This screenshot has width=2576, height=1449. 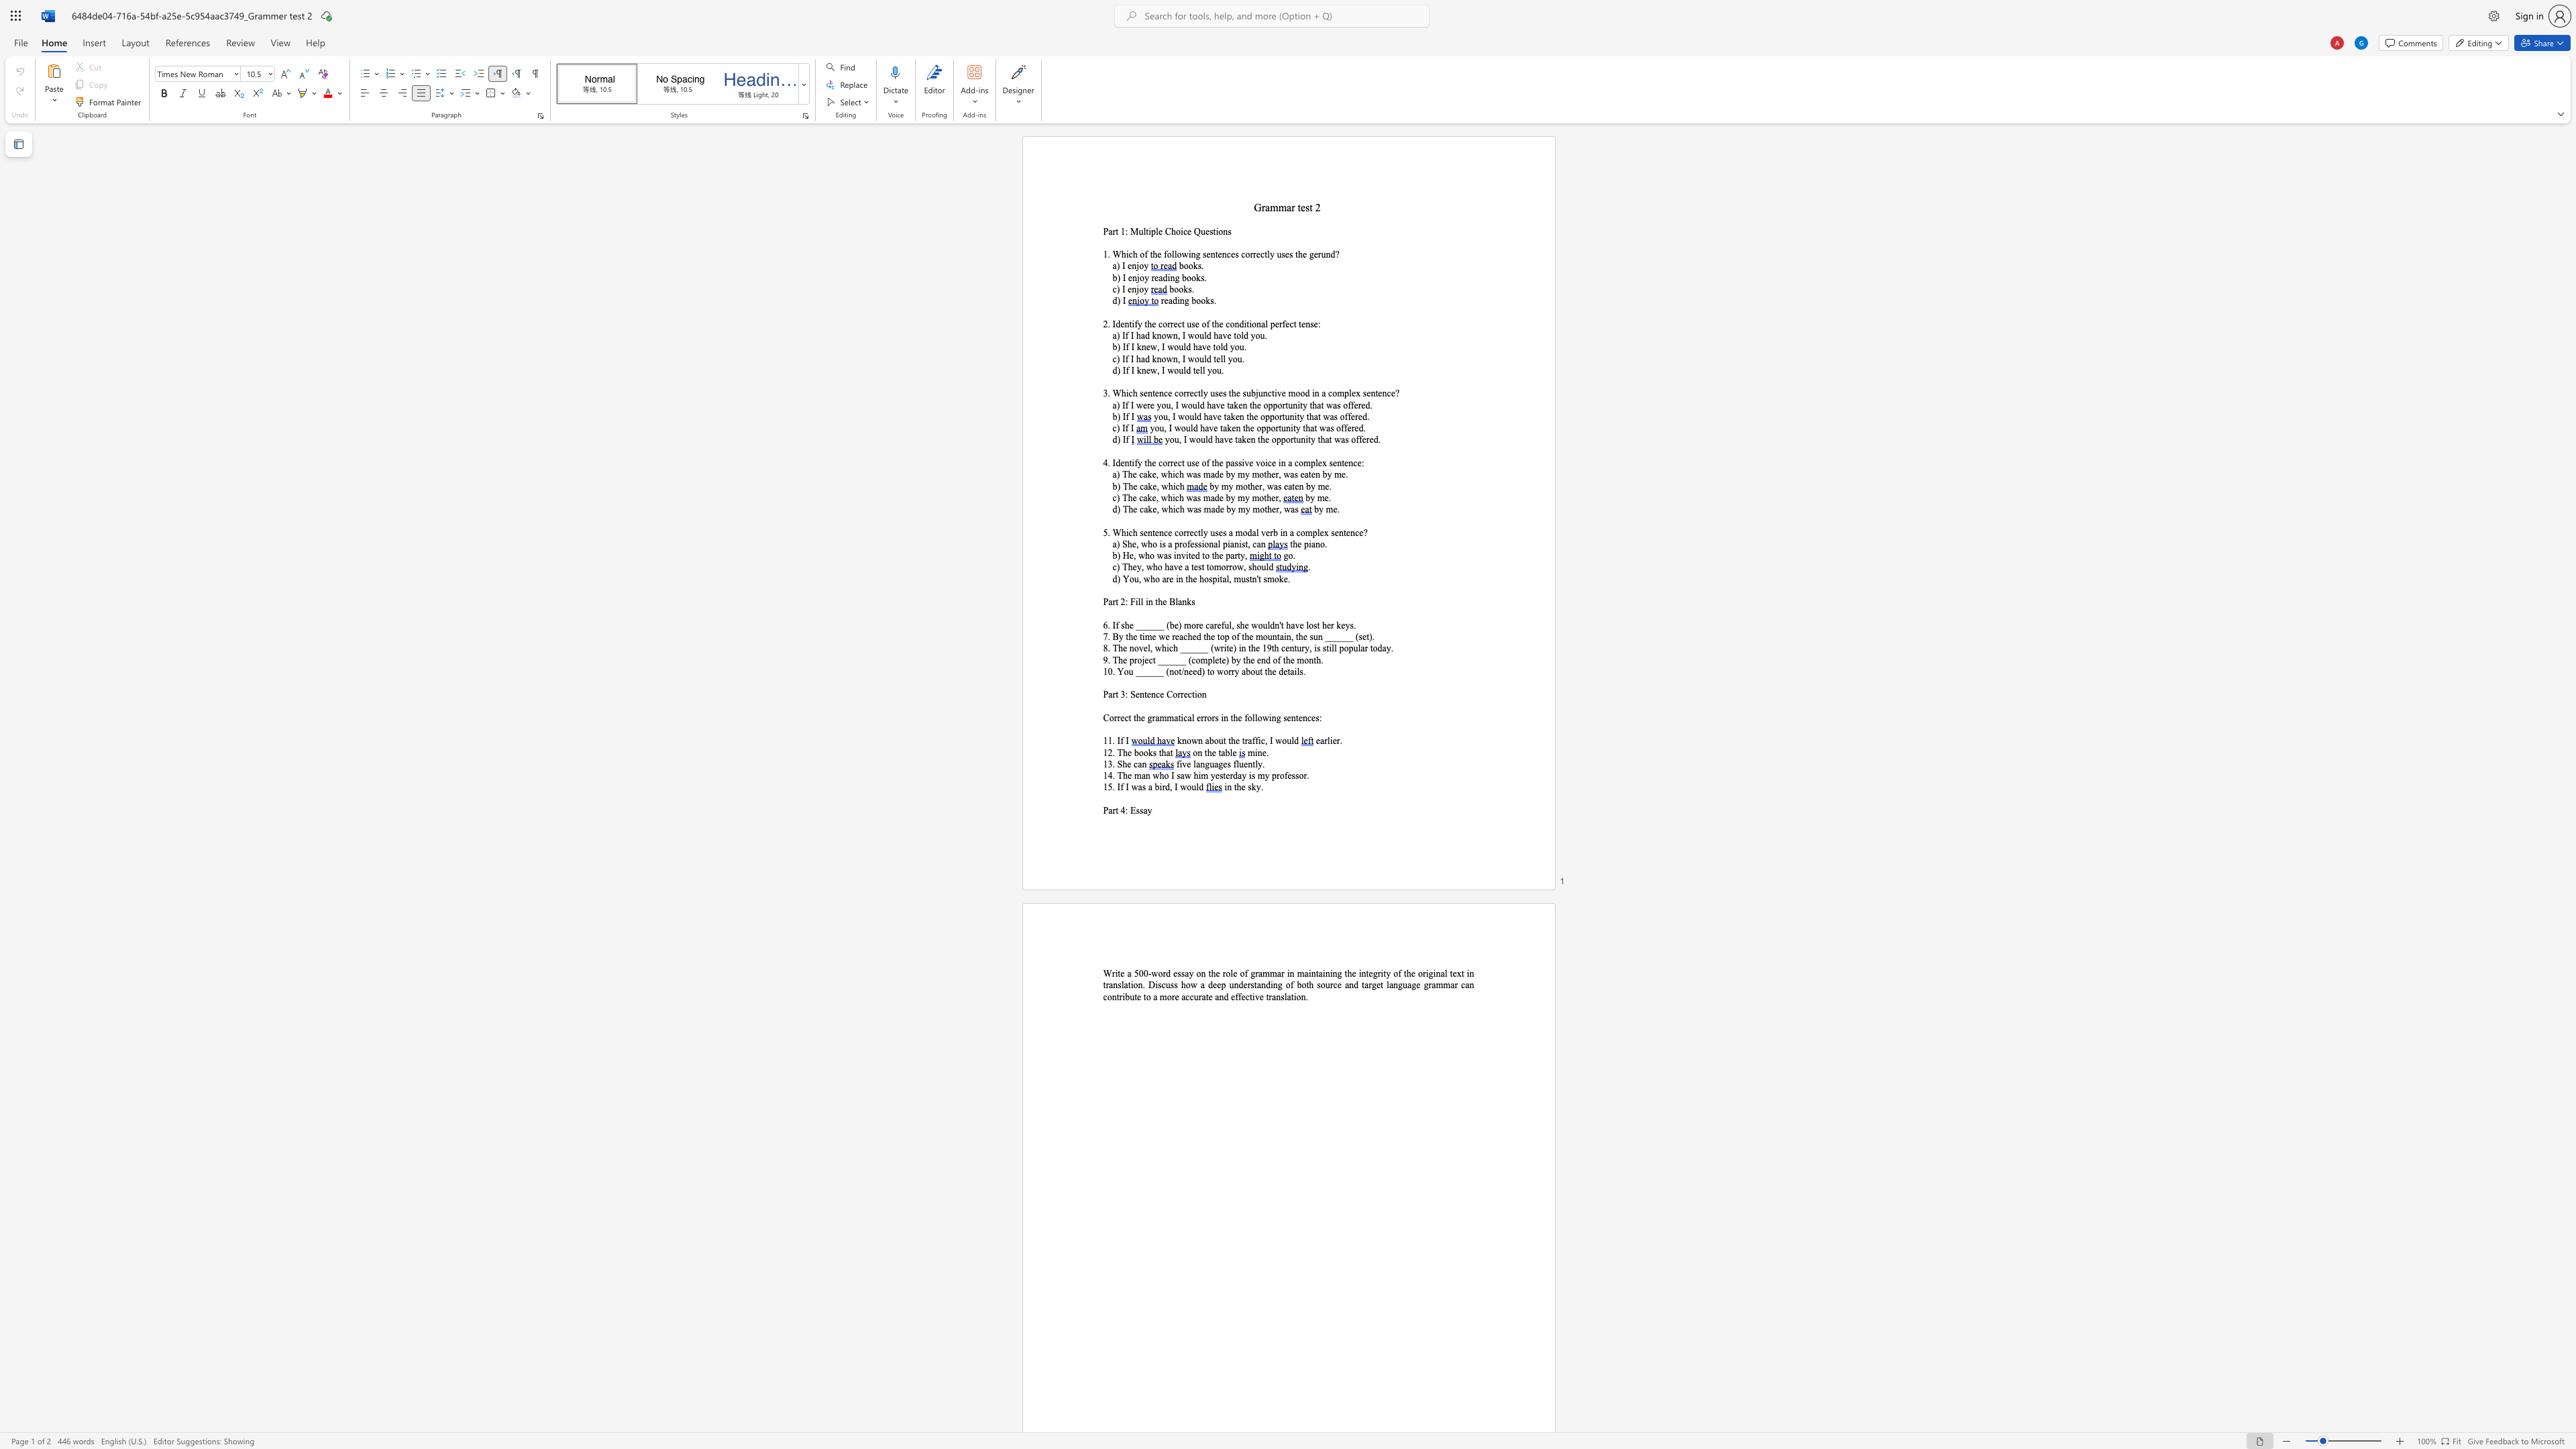 What do you see at coordinates (1136, 567) in the screenshot?
I see `the space between the continuous character "e" and "y" in the text` at bounding box center [1136, 567].